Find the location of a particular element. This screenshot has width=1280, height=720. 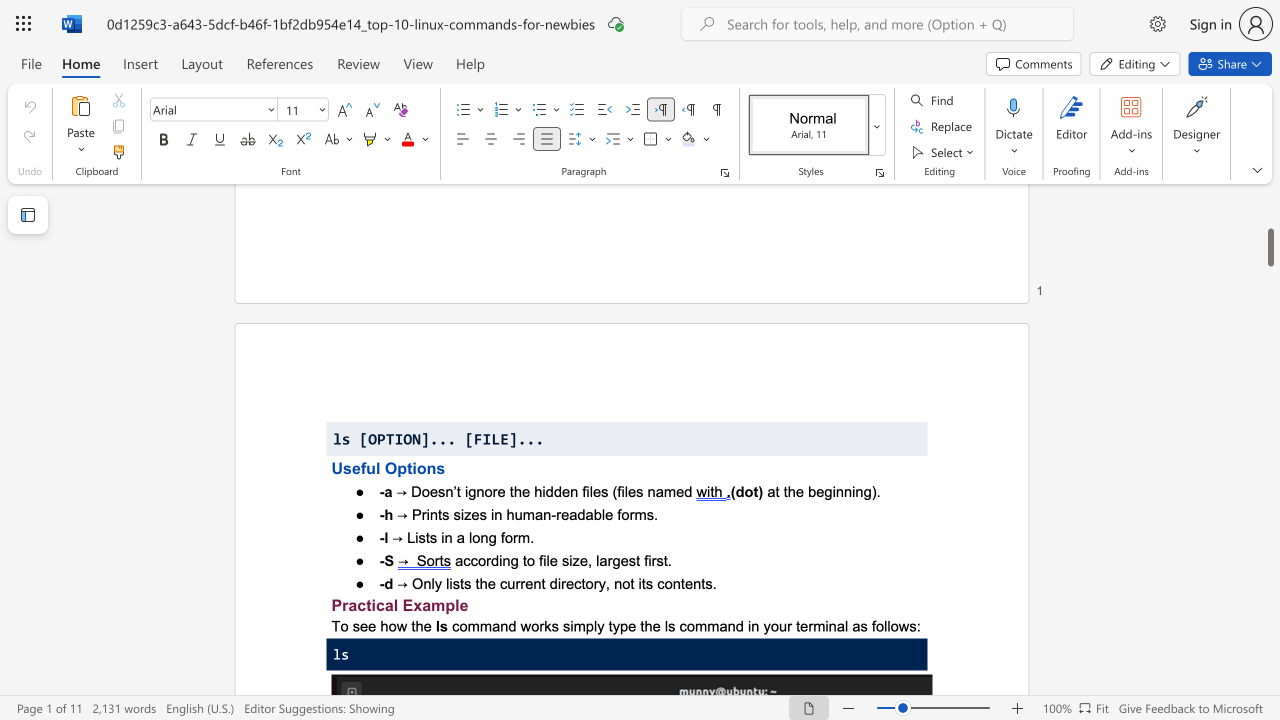

the subset text "size, largest first" within the text "according to file size, largest first." is located at coordinates (560, 560).